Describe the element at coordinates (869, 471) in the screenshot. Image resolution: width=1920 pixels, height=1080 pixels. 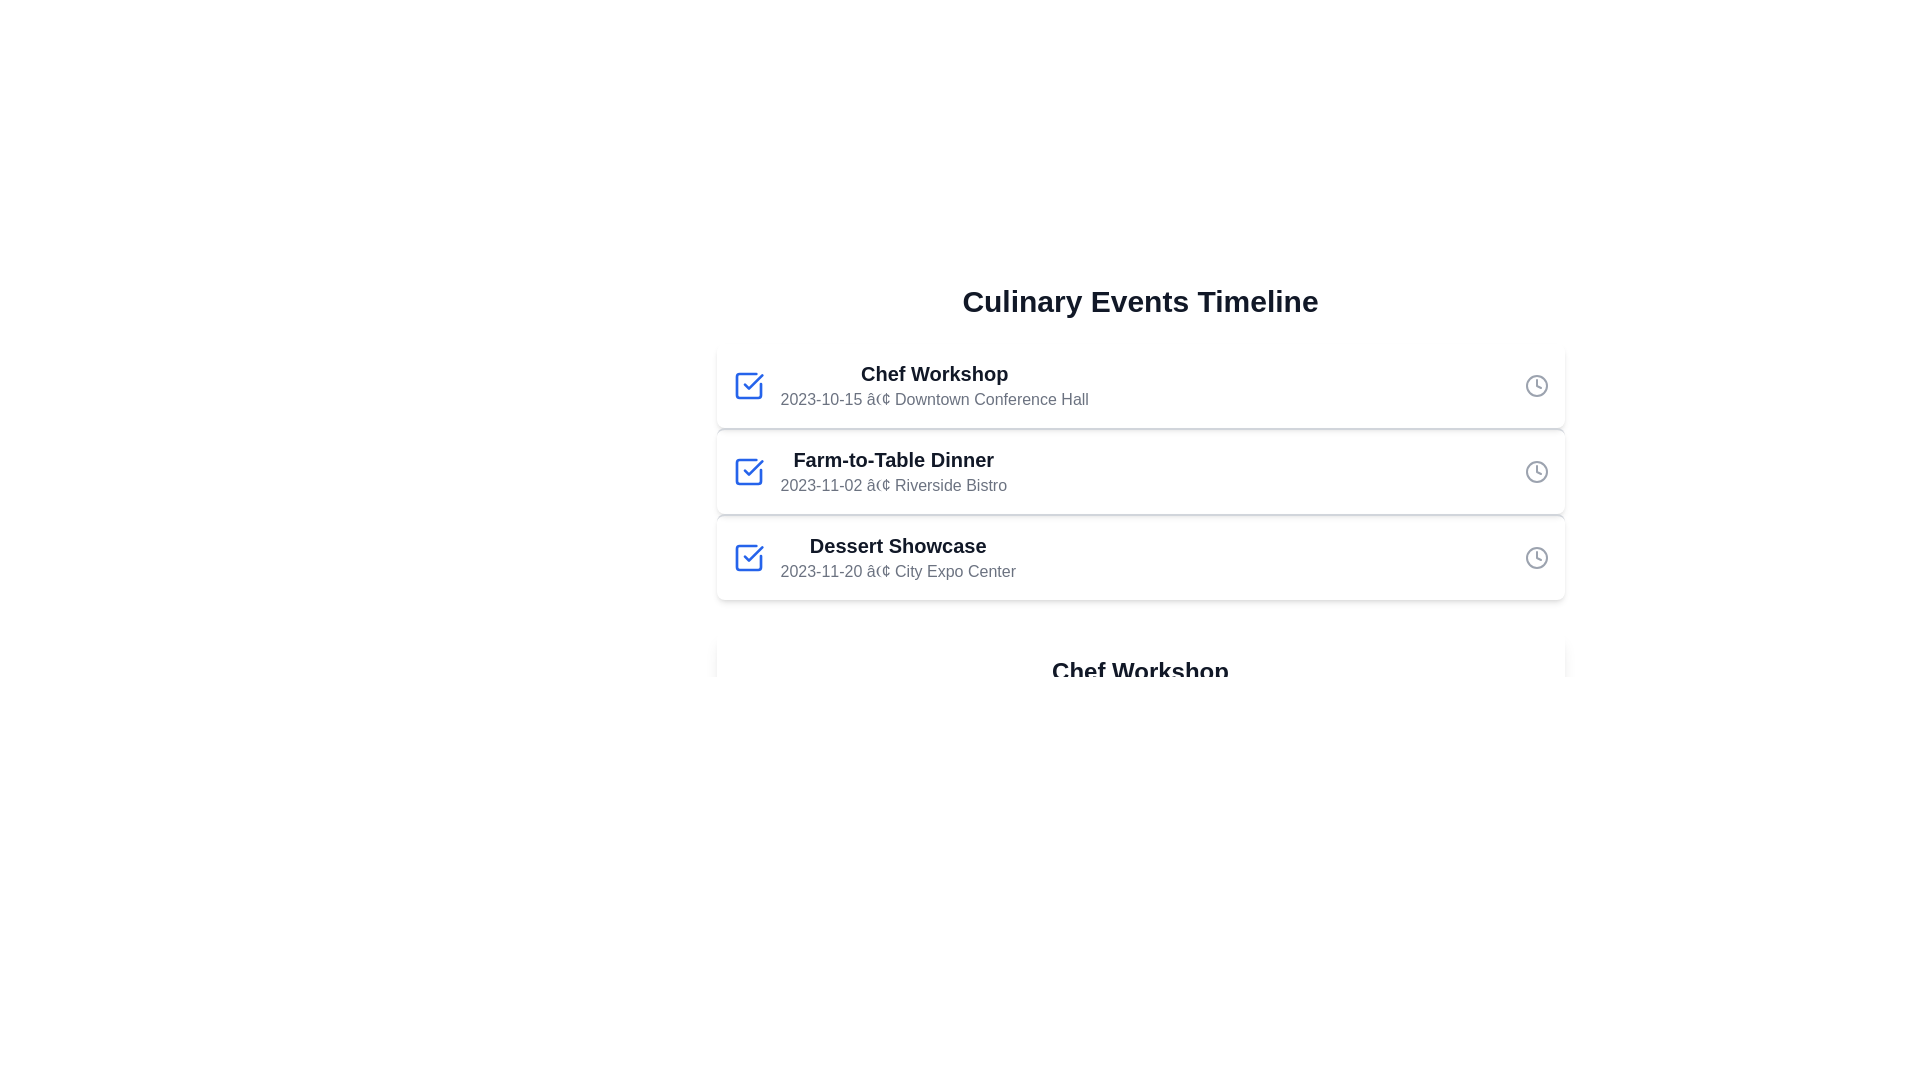
I see `the text of the second event list item representing an event, which is located between 'Chef Workshop' and 'Dessert Showcase'` at that location.